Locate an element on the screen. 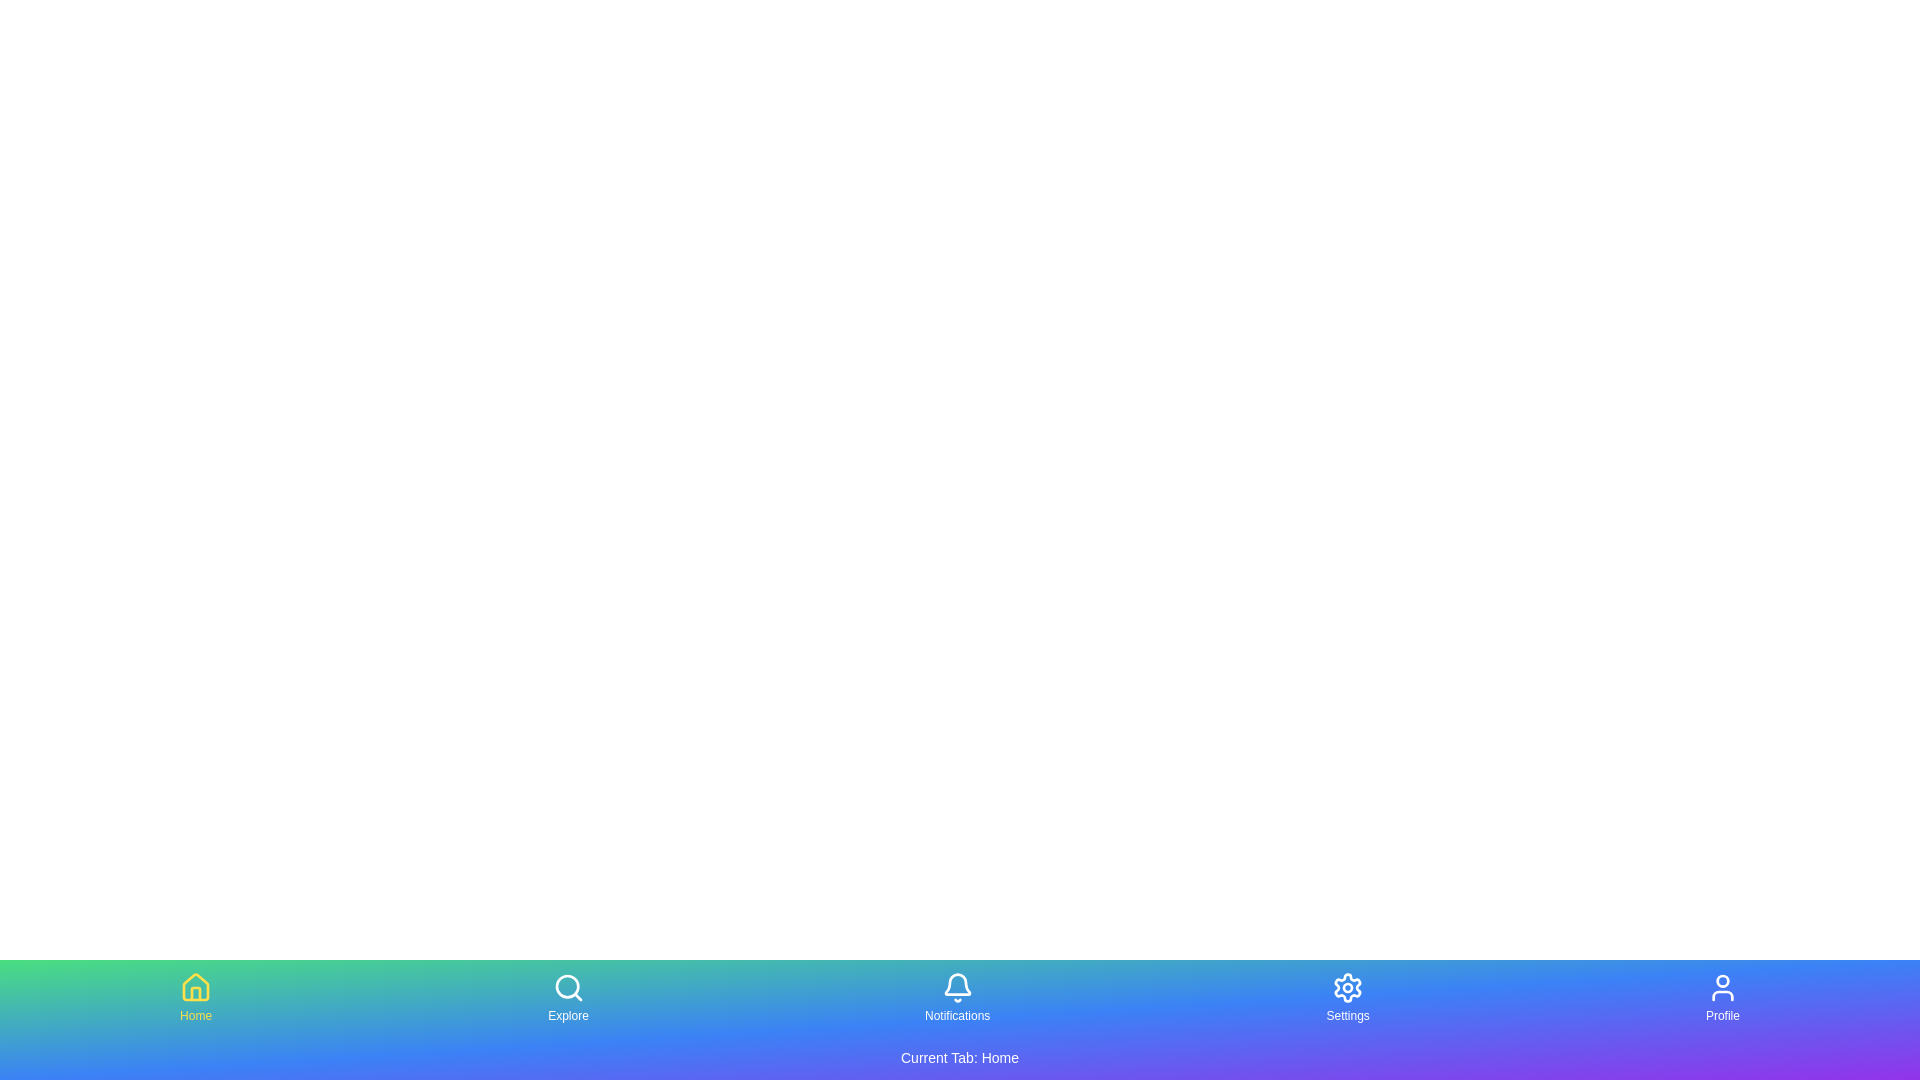 Image resolution: width=1920 pixels, height=1080 pixels. the tab labeled Profile to select it is located at coordinates (1721, 998).